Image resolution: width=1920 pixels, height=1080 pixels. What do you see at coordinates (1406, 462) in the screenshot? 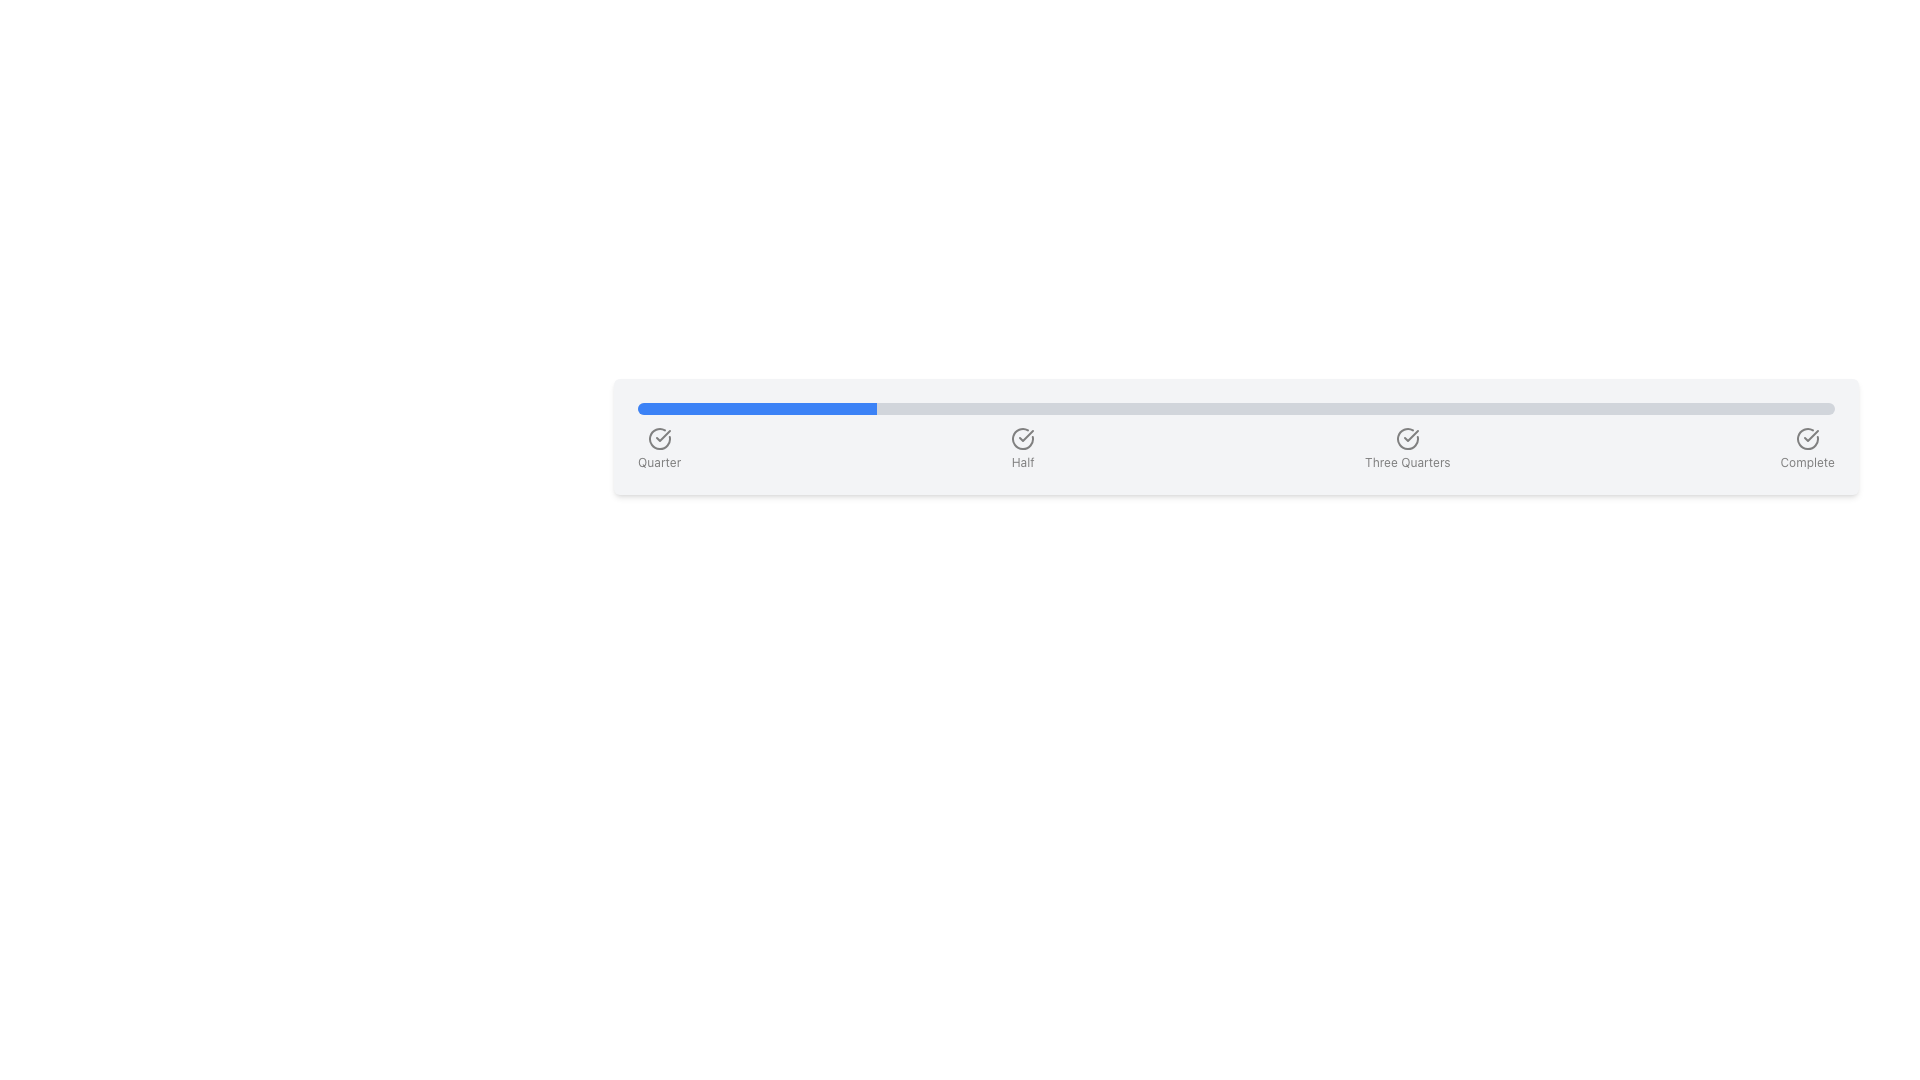
I see `the small text label reading 'Three Quarters' styled in light gray color, located beneath the checkmark icon in the progress bar` at bounding box center [1406, 462].